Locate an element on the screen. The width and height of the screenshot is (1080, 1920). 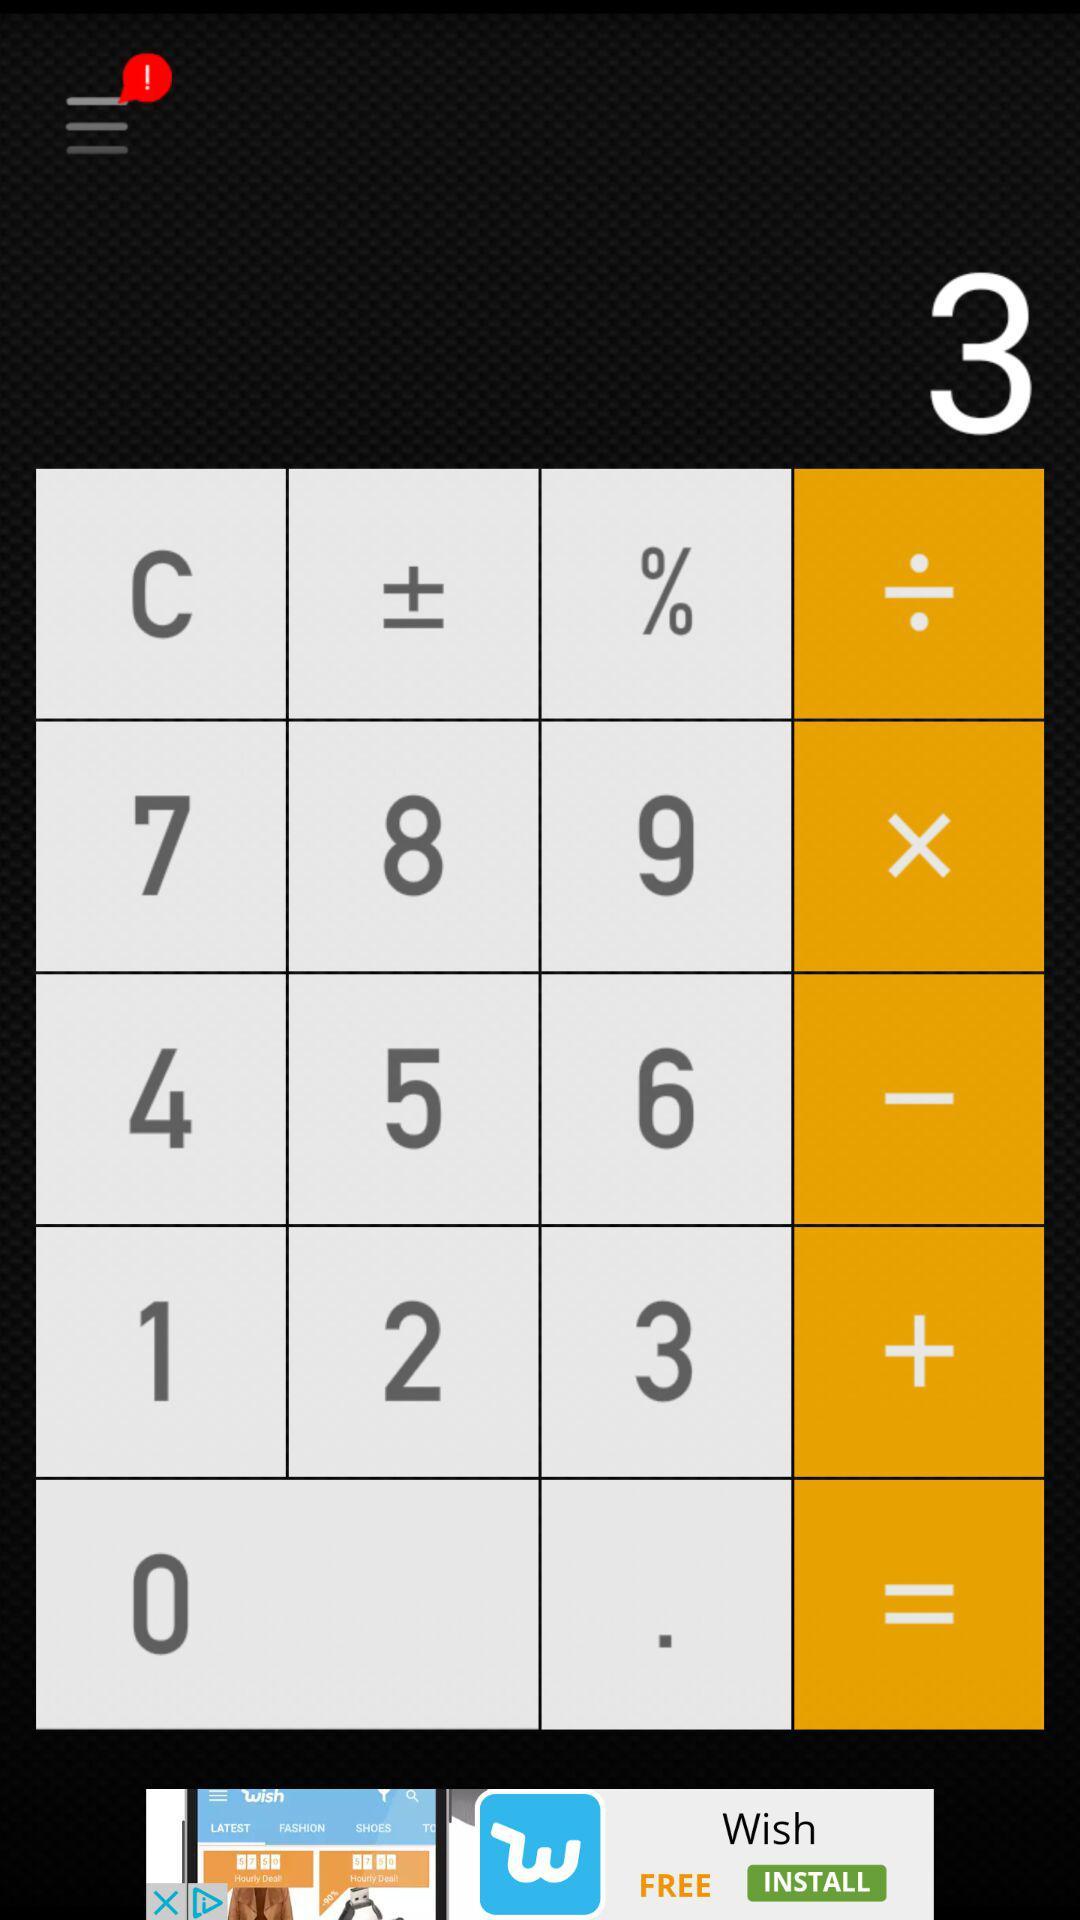
advertisement is located at coordinates (540, 1853).